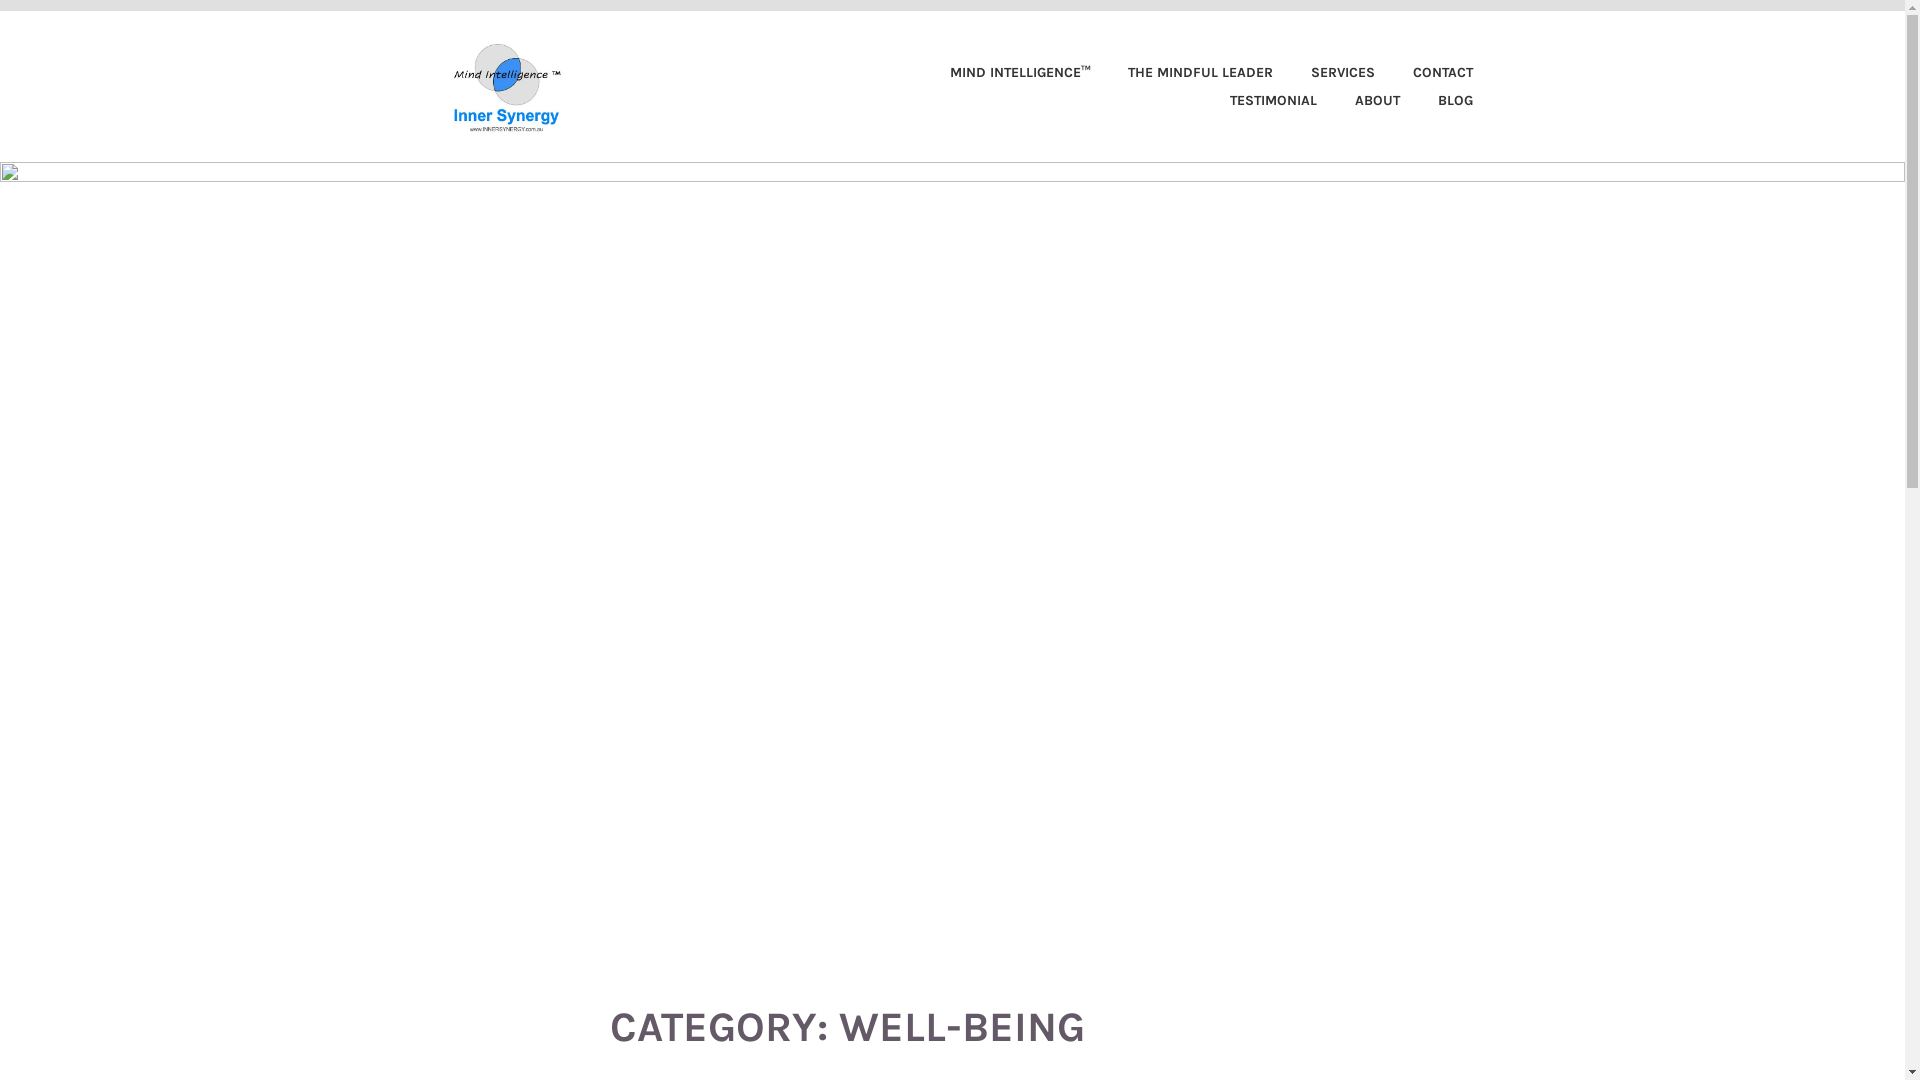  I want to click on 'ABOUT', so click(1360, 100).